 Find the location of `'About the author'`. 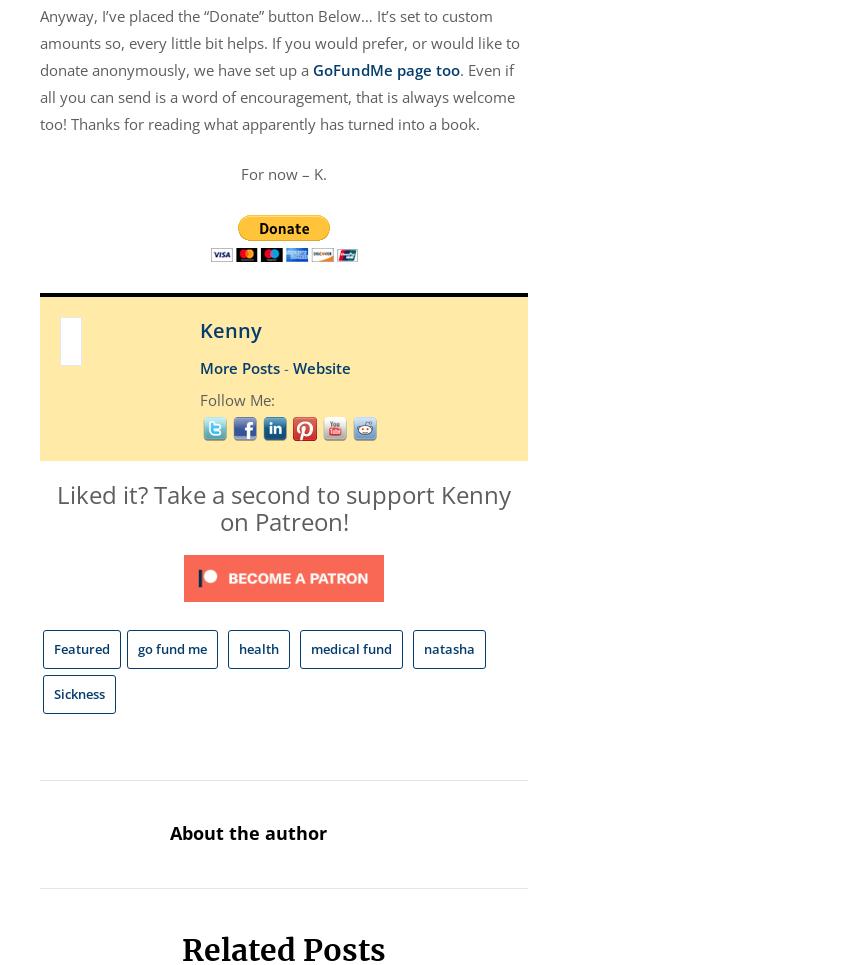

'About the author' is located at coordinates (247, 831).